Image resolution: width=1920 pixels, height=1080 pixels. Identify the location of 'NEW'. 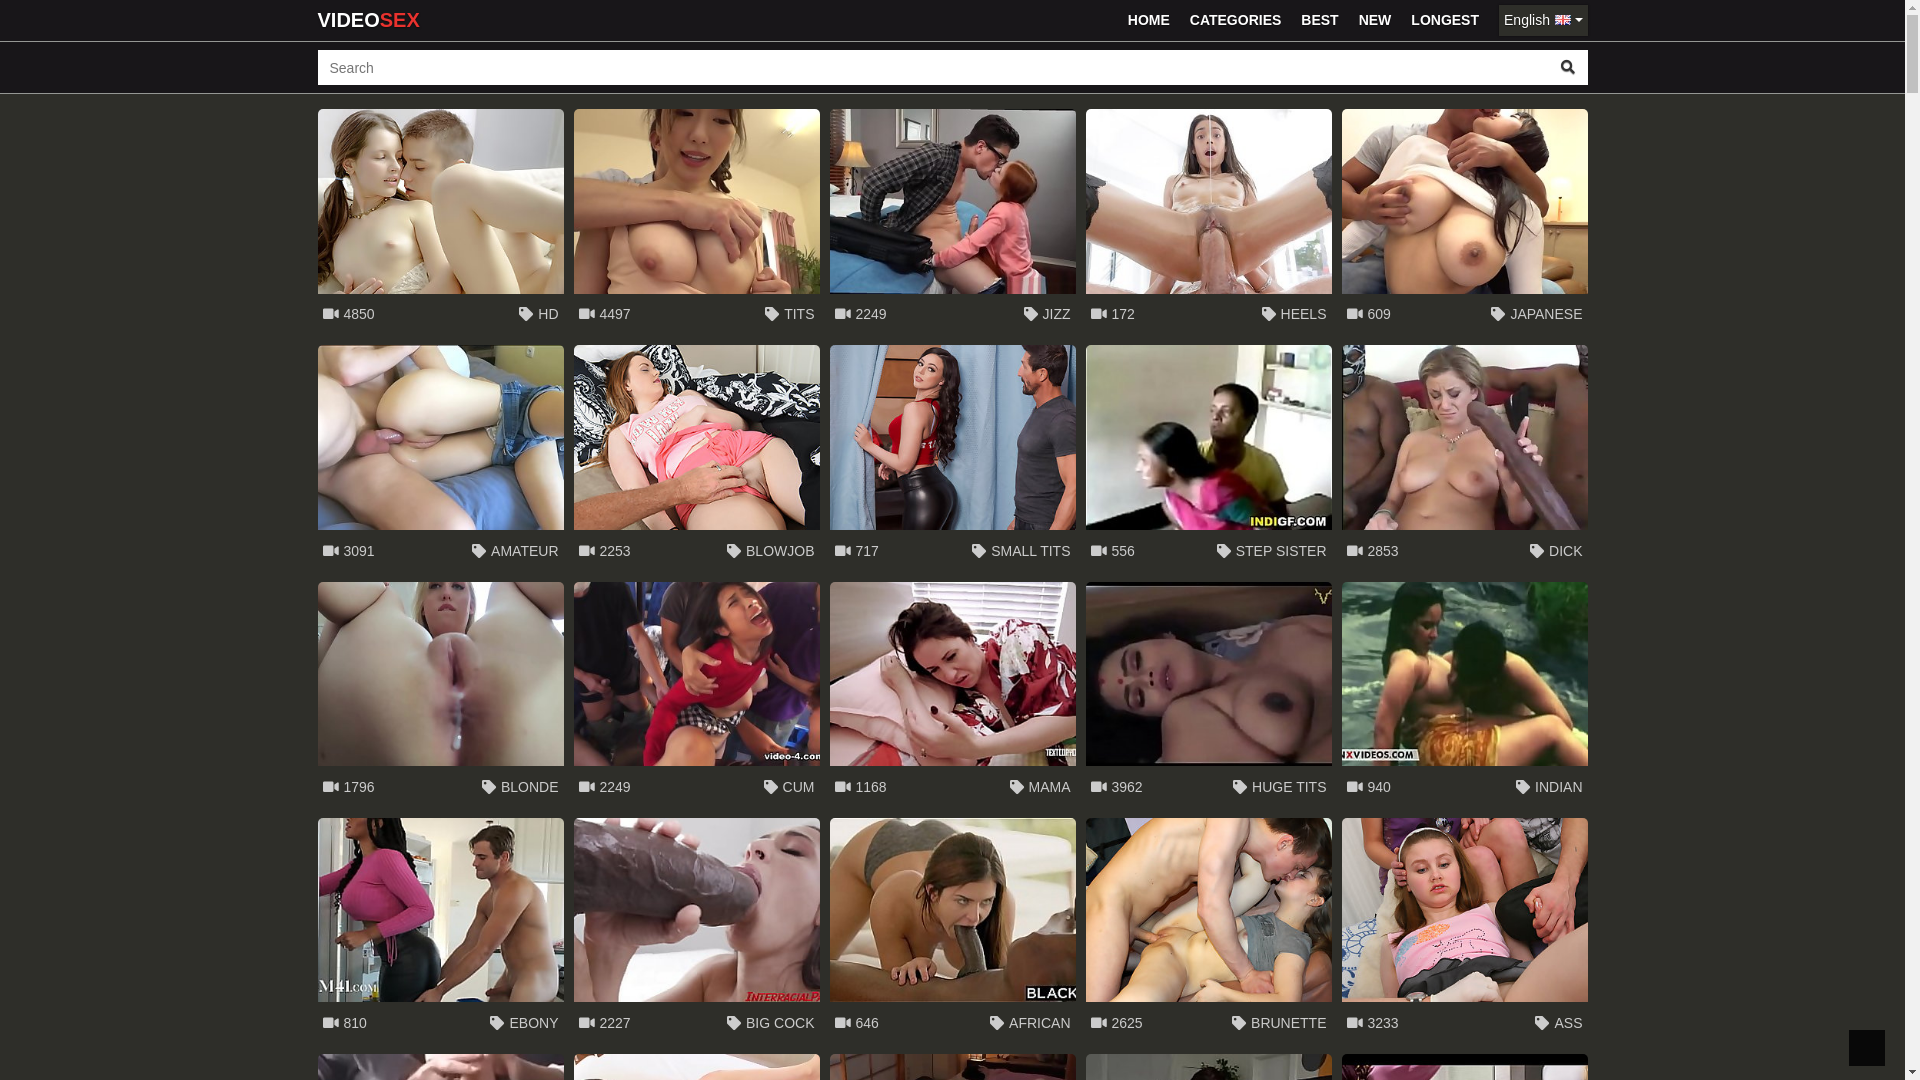
(1350, 20).